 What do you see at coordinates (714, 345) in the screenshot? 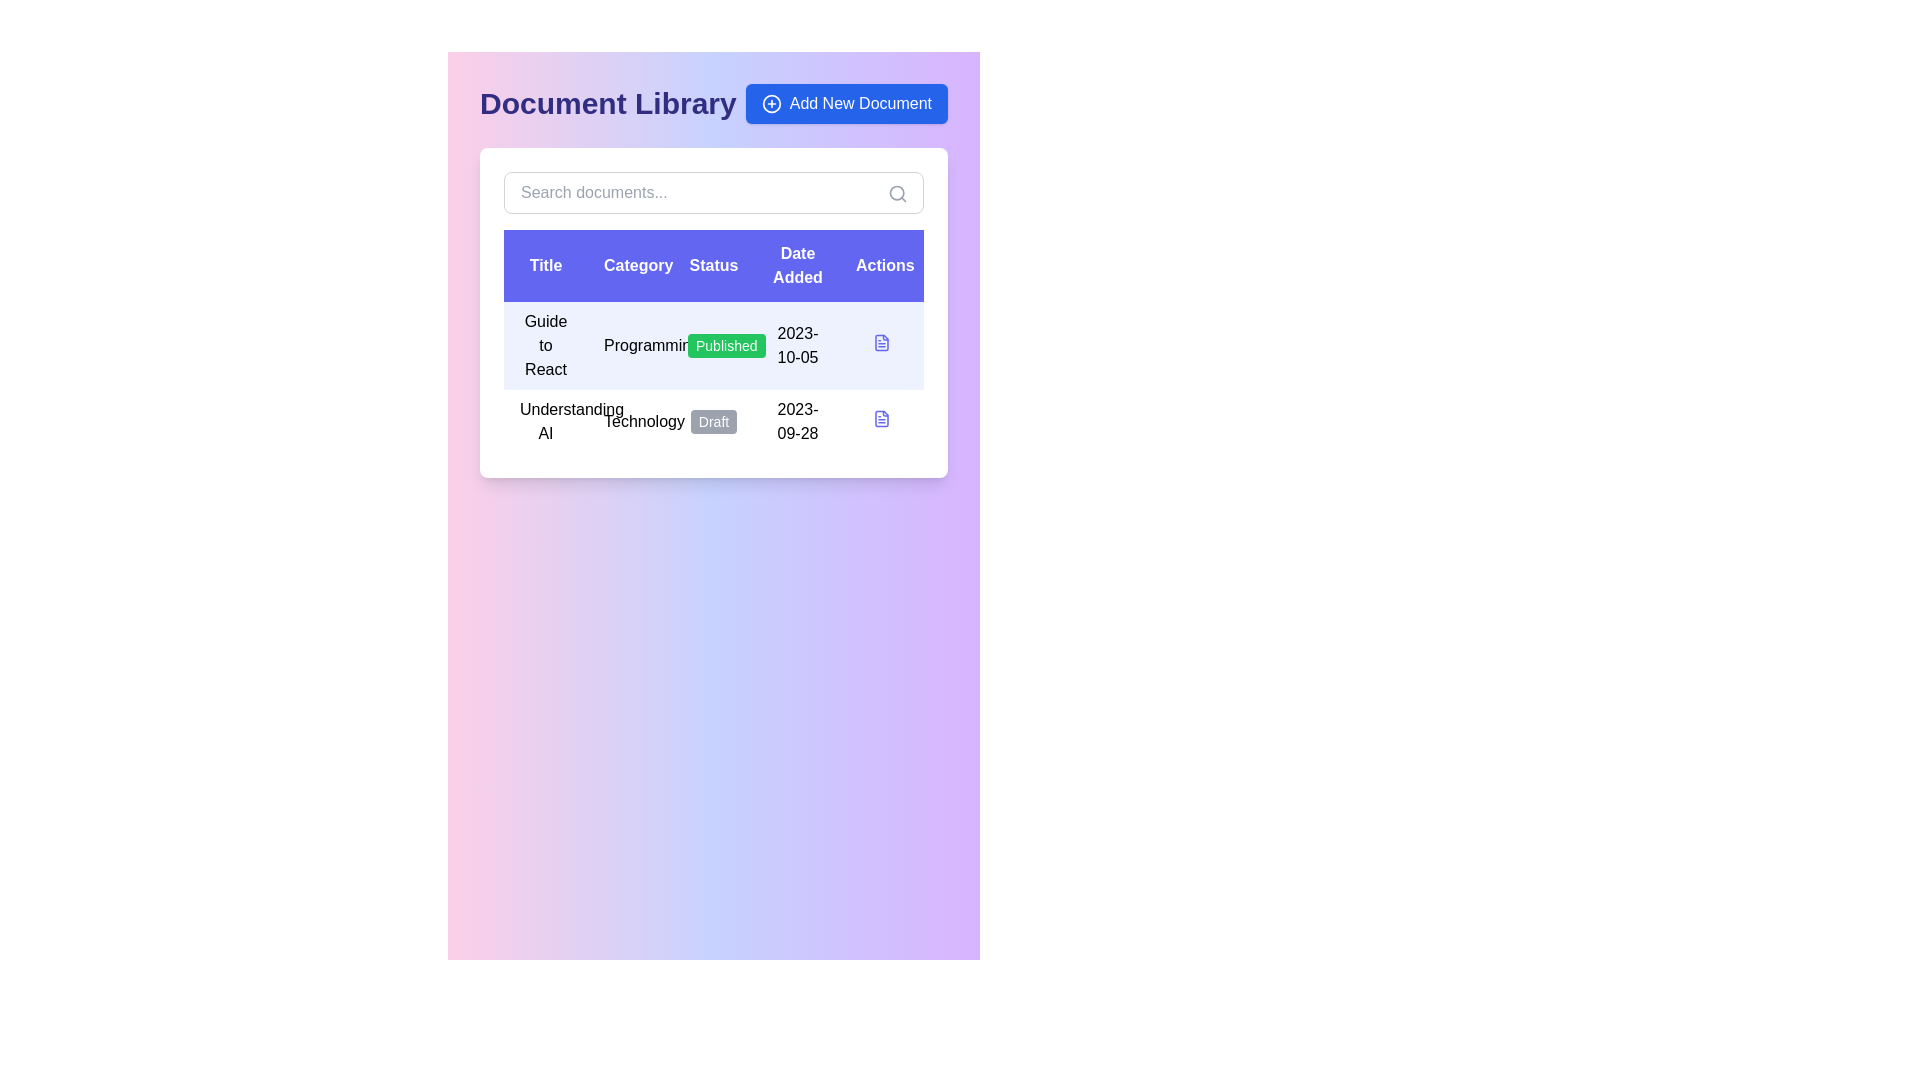
I see `the first row item in the Document Library table that contains the text 'Guide to React' and the green label 'Published'` at bounding box center [714, 345].